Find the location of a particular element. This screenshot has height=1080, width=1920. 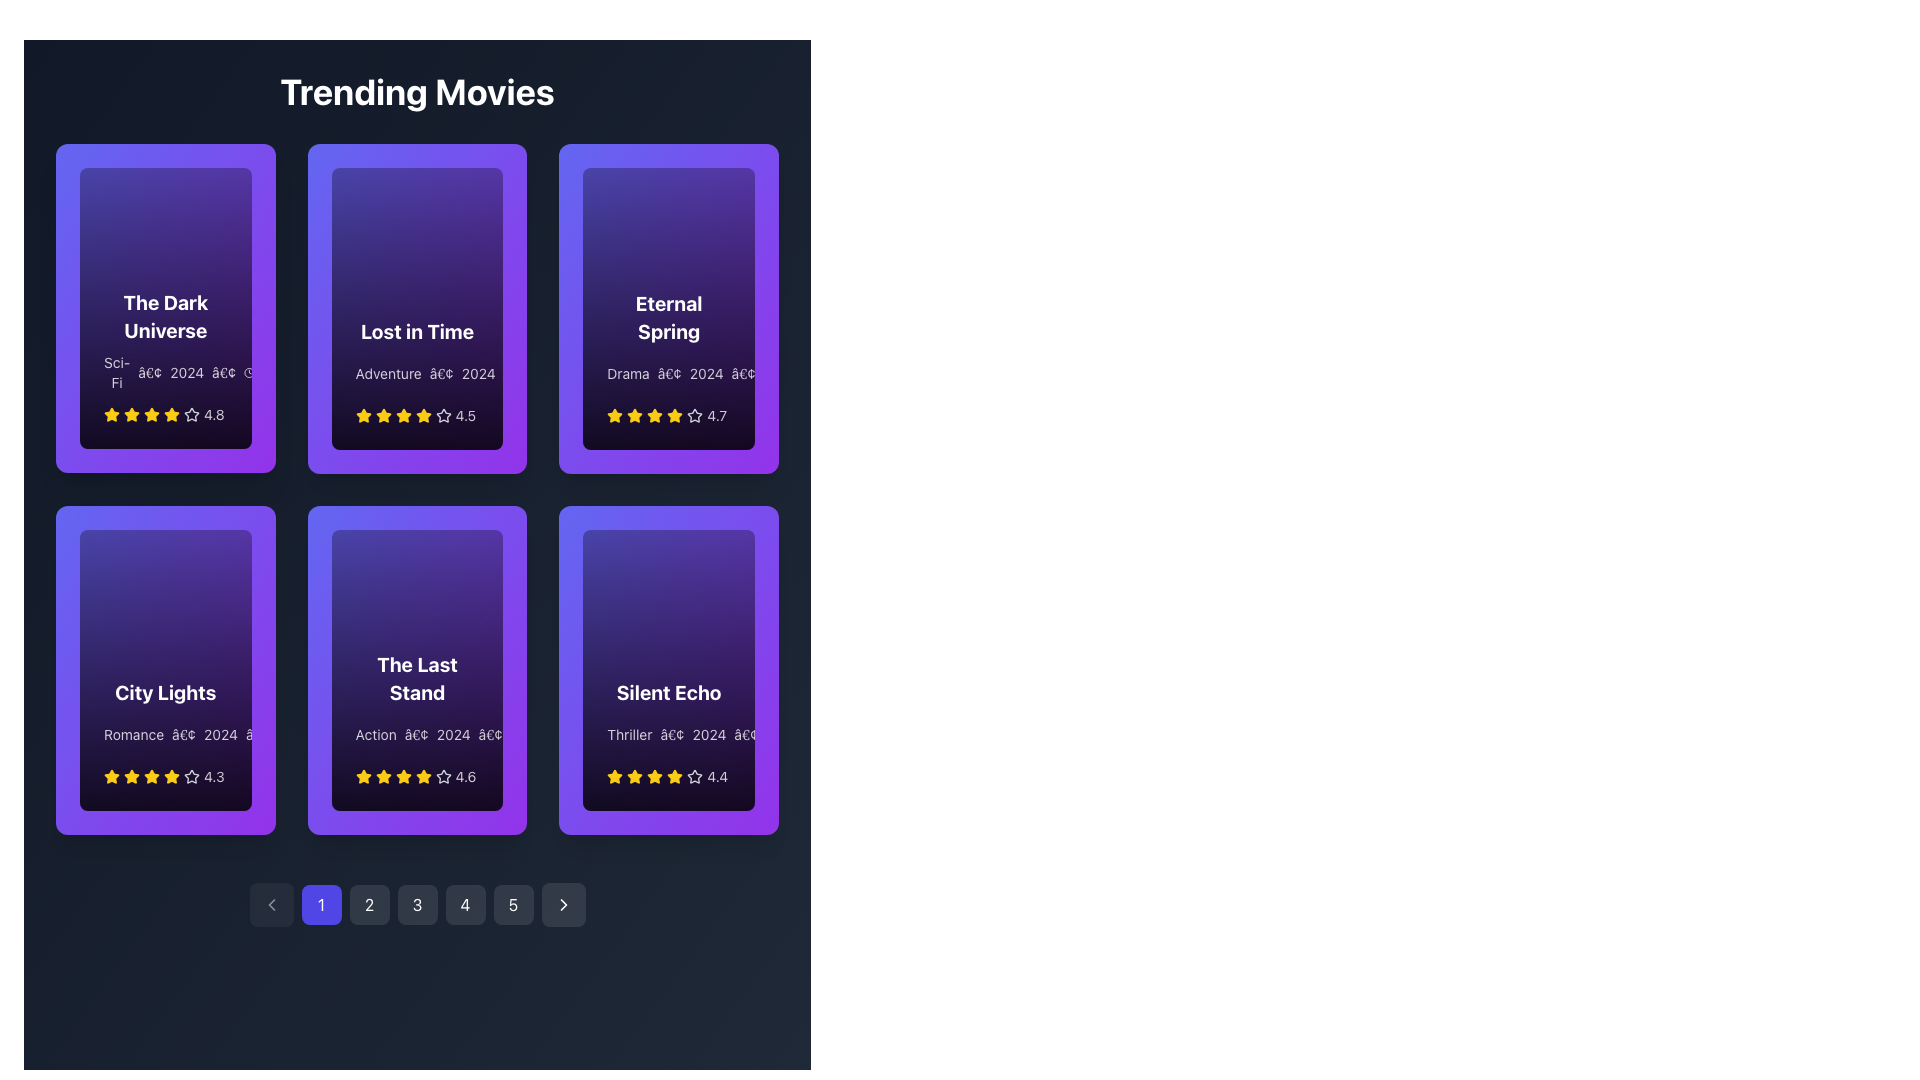

the yellow star icon is located at coordinates (614, 414).